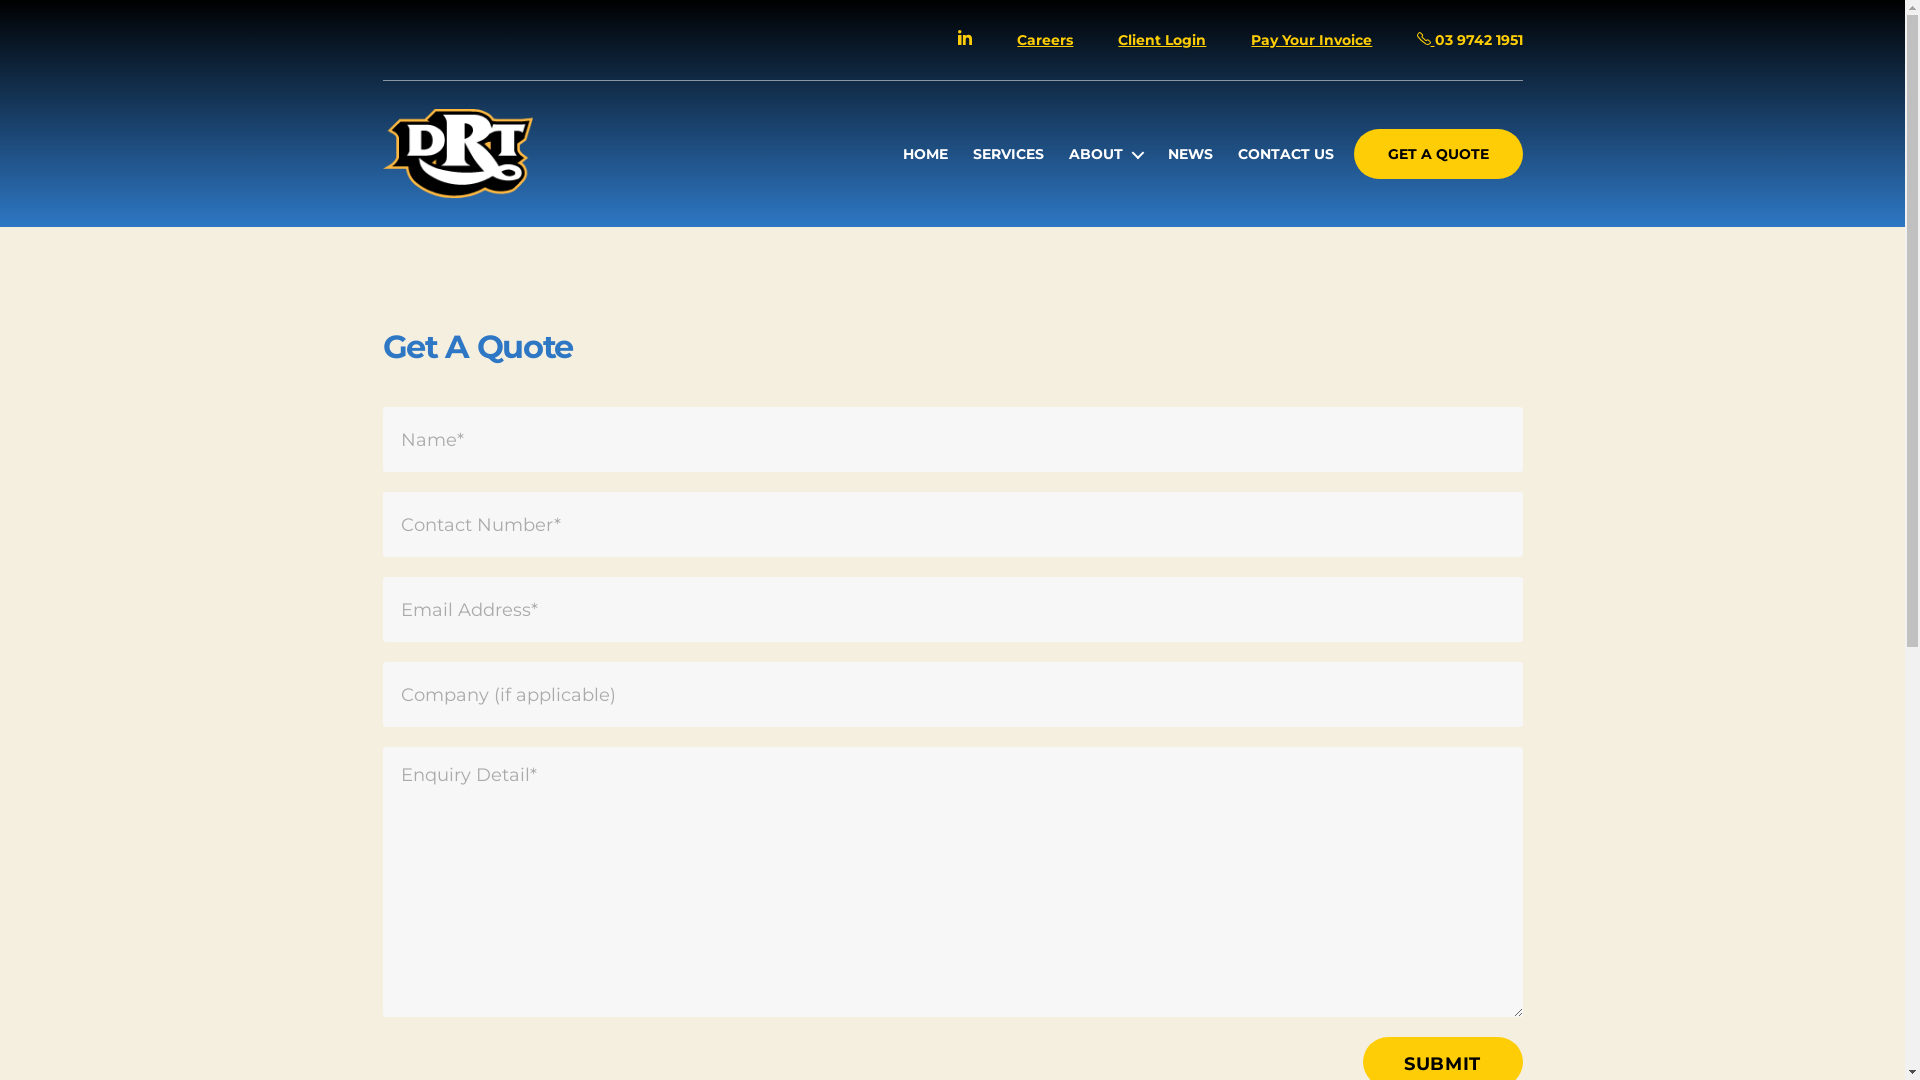 Image resolution: width=1920 pixels, height=1080 pixels. Describe the element at coordinates (901, 153) in the screenshot. I see `'HOME'` at that location.